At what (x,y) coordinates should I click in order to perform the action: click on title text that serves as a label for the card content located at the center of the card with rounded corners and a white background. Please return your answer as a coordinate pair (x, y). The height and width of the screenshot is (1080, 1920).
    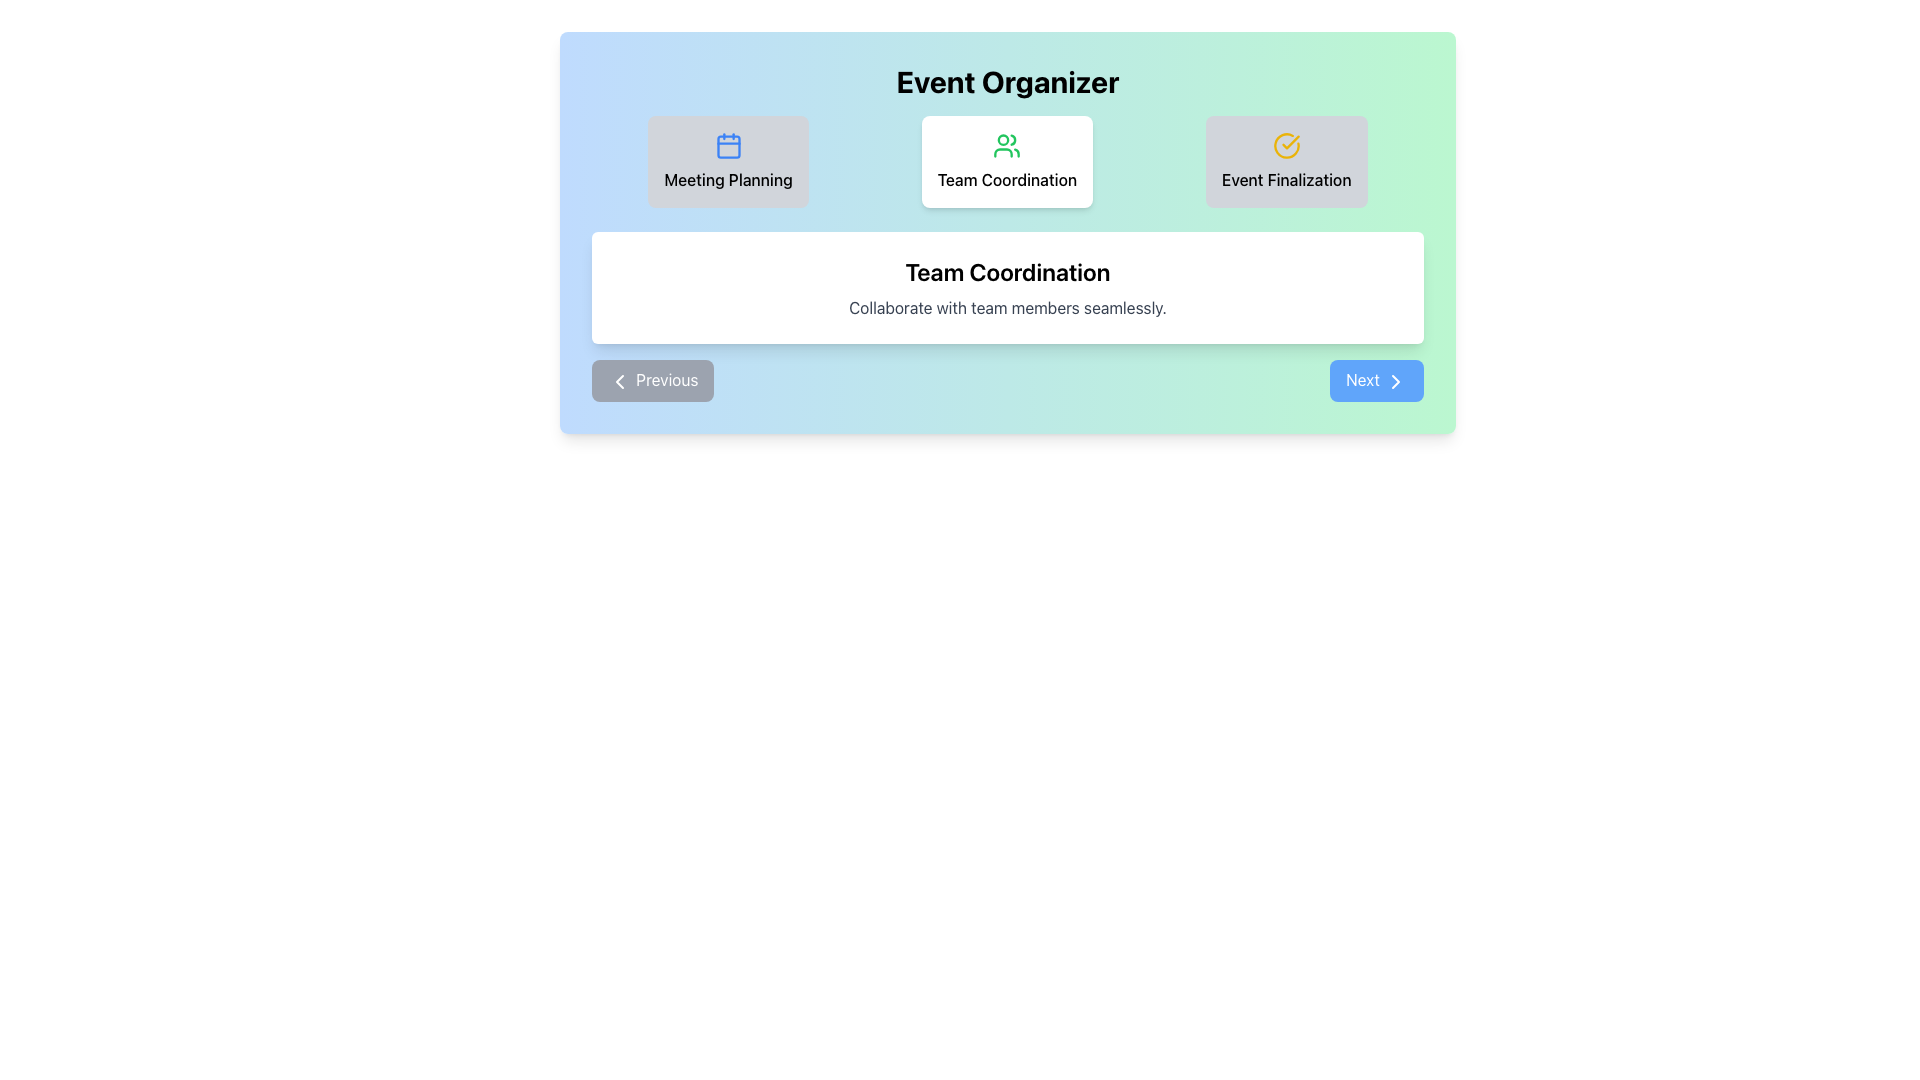
    Looking at the image, I should click on (1008, 272).